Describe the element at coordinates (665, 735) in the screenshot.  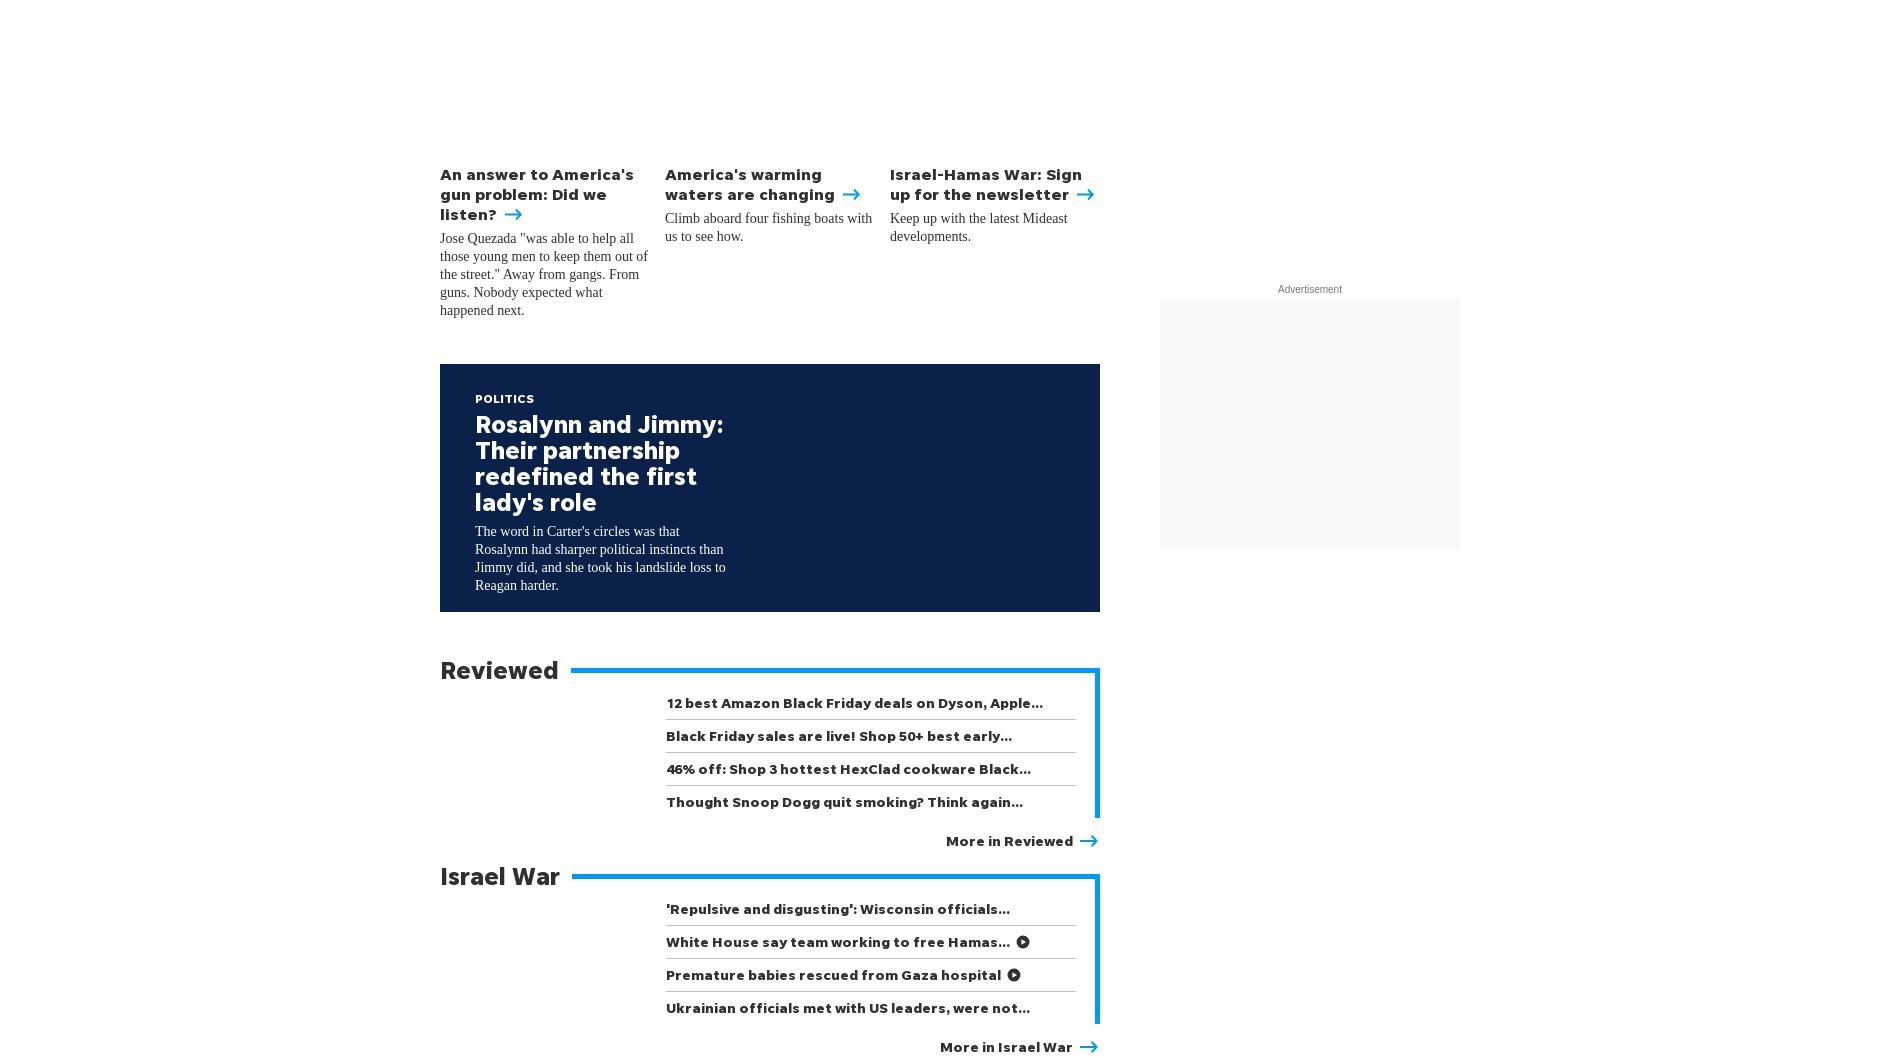
I see `'Black Friday sales are live! Shop 50+ best early…'` at that location.